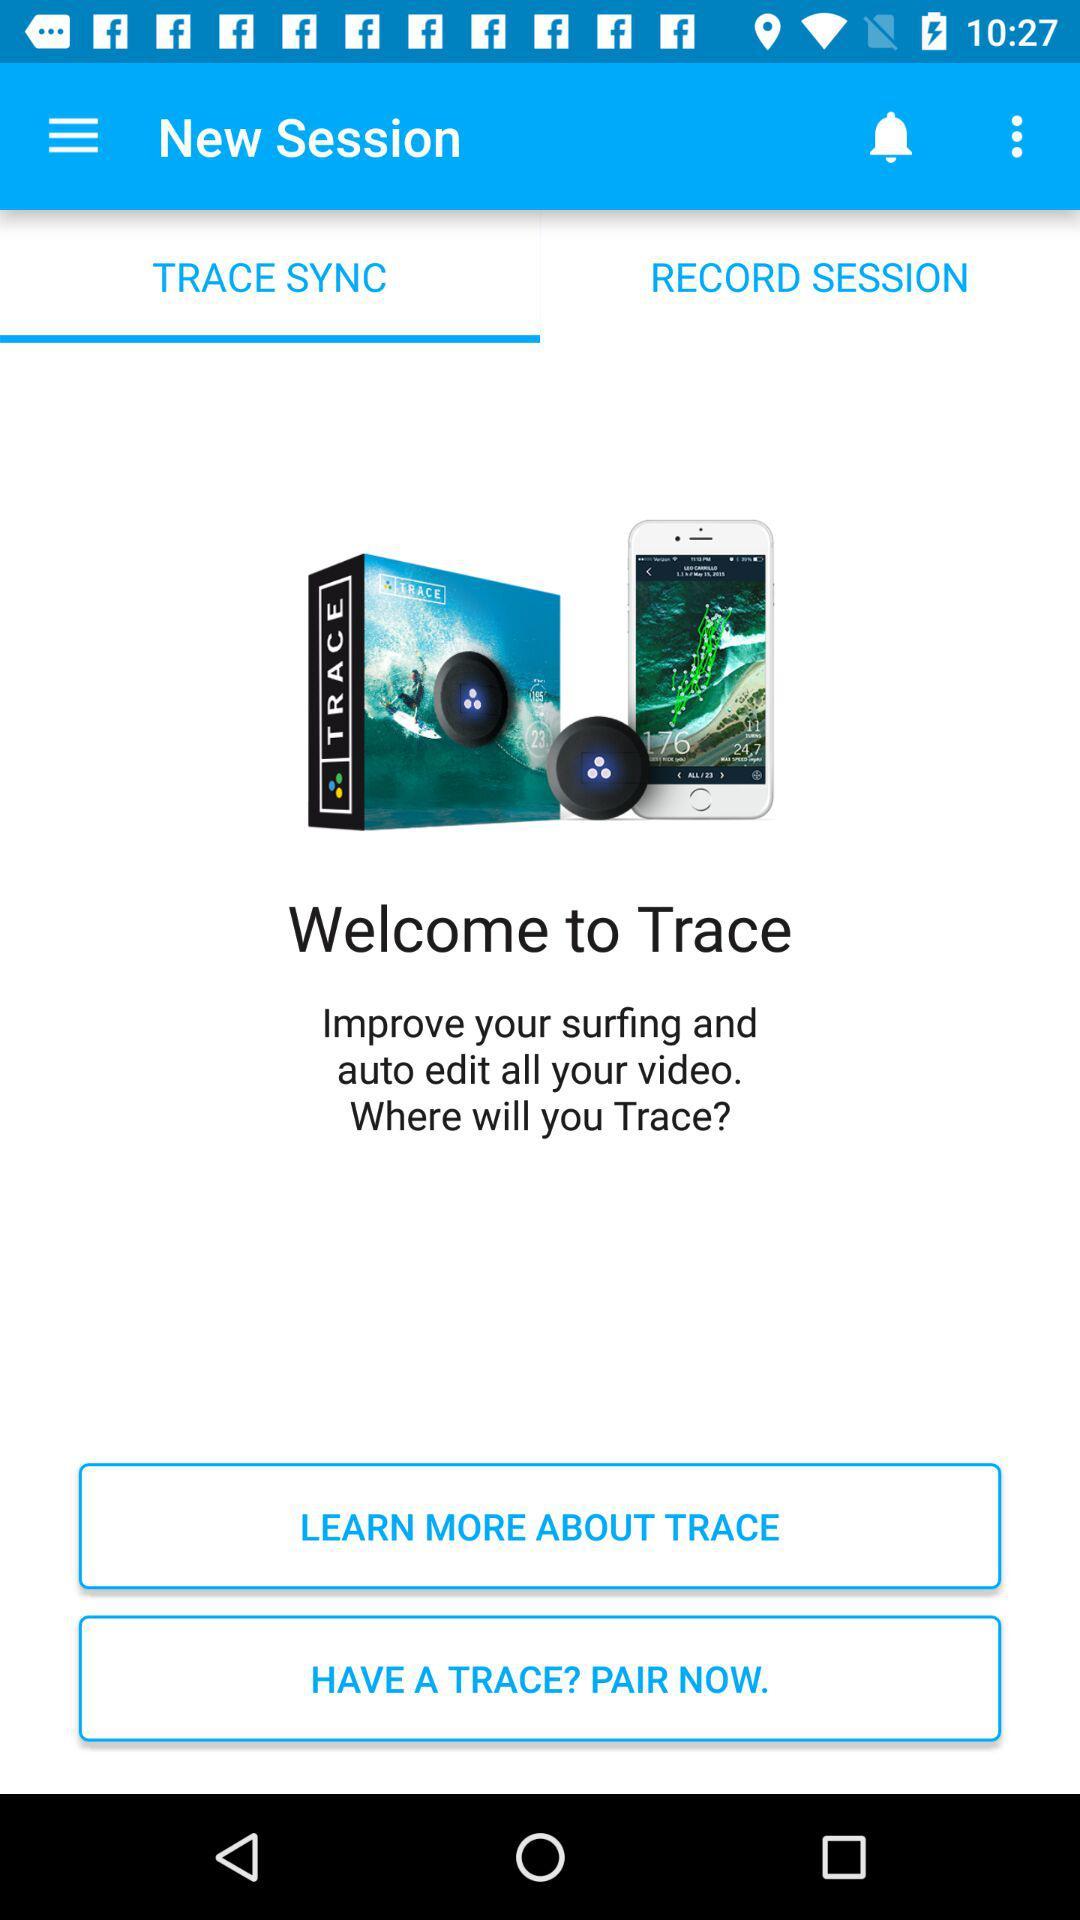  I want to click on the app to the left of new session item, so click(72, 135).